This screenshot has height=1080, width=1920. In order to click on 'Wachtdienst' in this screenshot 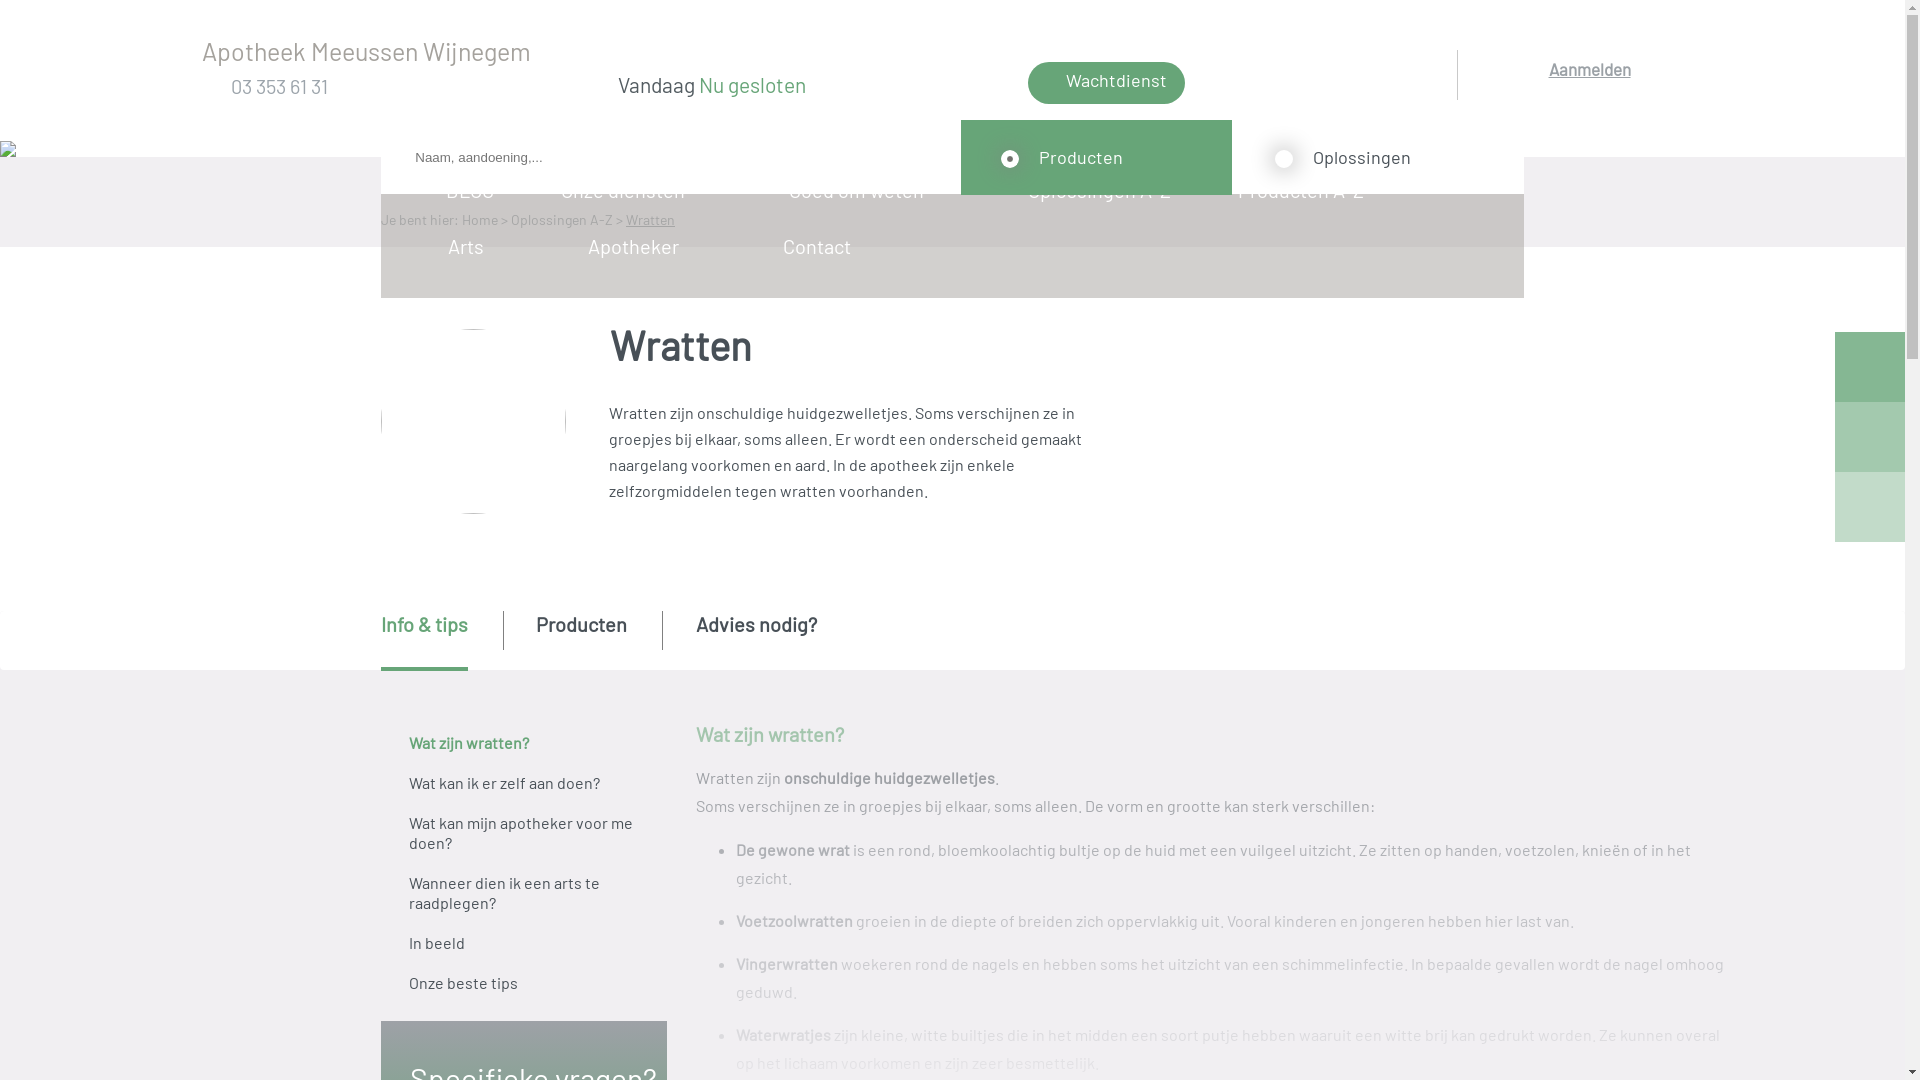, I will do `click(1105, 82)`.